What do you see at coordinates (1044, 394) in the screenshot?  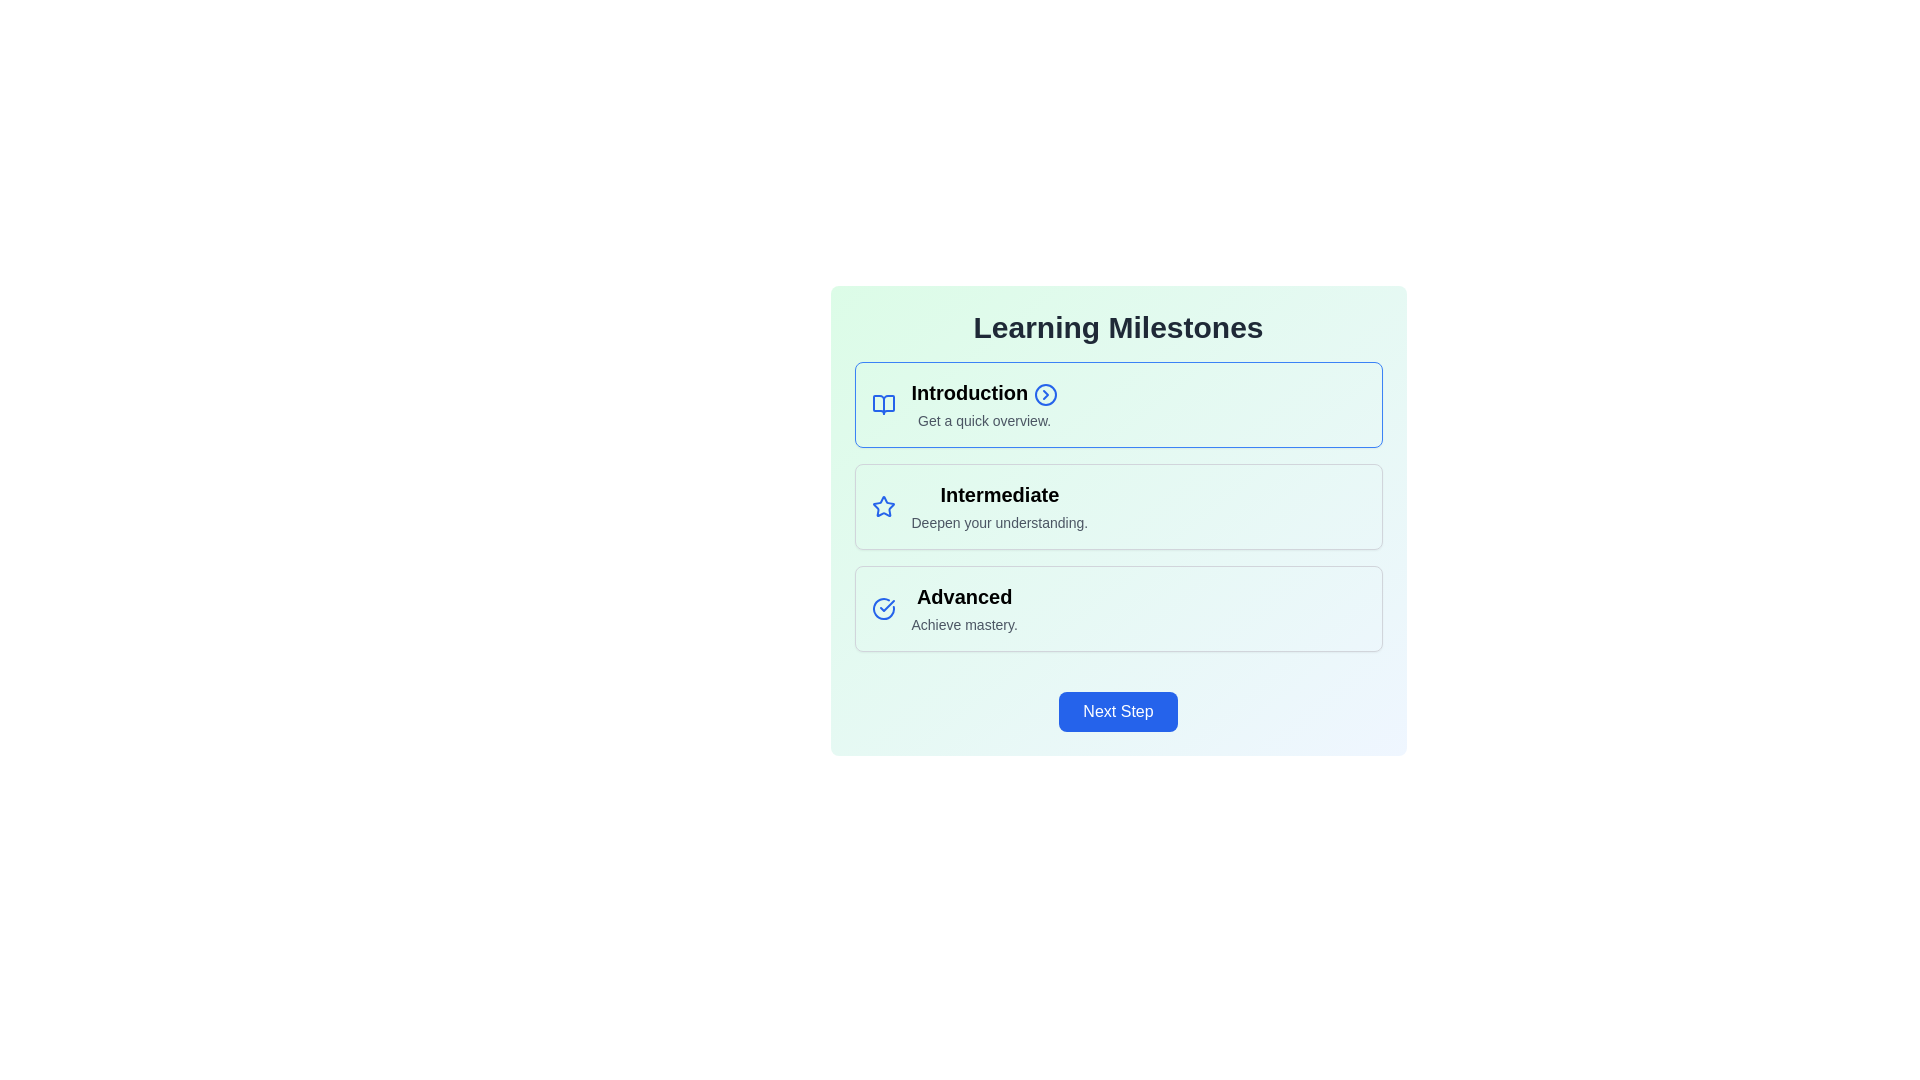 I see `the SVG Circle element that is part of the right-chevron icon, located to the right of the text 'Introduction' in the first box of the vertical list of learning milestones` at bounding box center [1044, 394].